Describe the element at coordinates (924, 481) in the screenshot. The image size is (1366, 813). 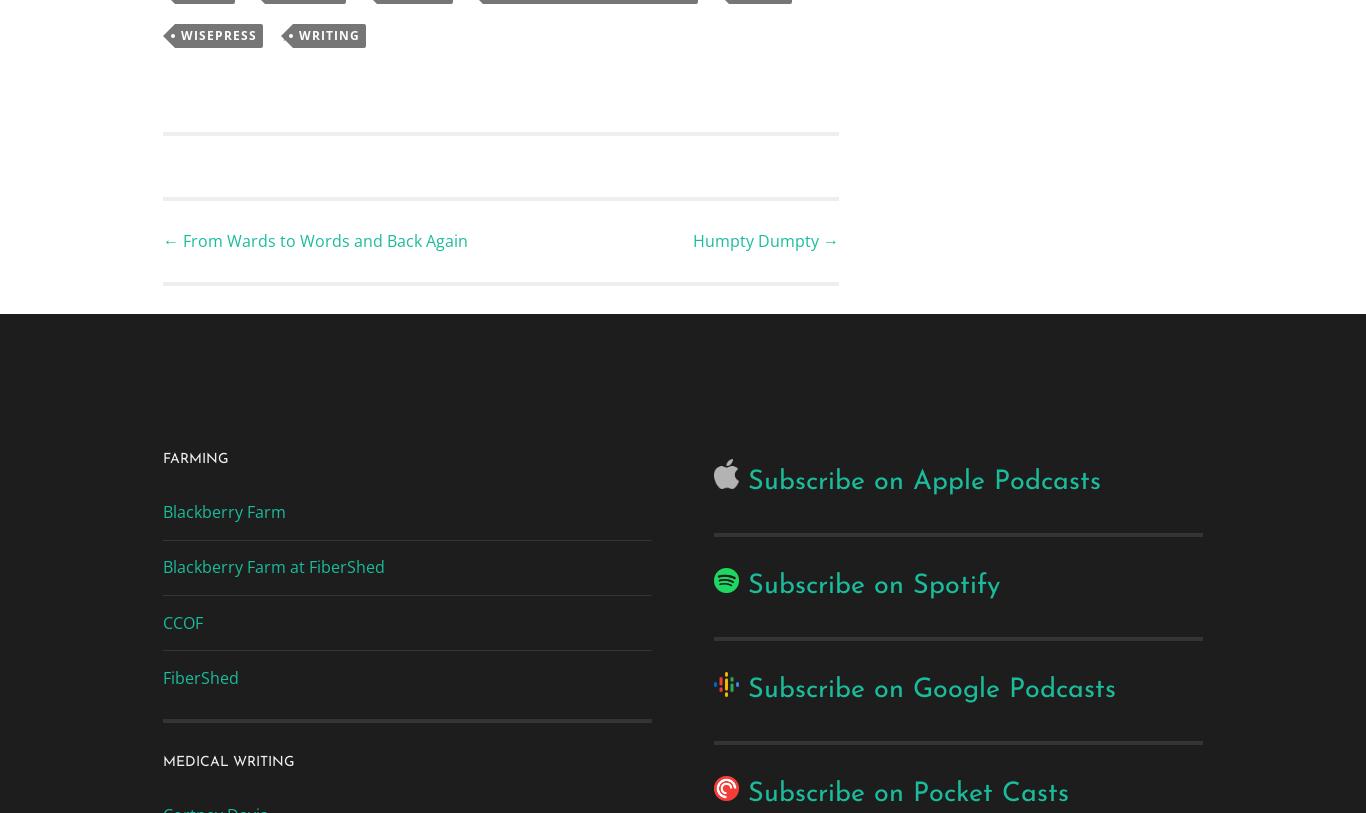
I see `'Subscribe on Apple Podcasts'` at that location.